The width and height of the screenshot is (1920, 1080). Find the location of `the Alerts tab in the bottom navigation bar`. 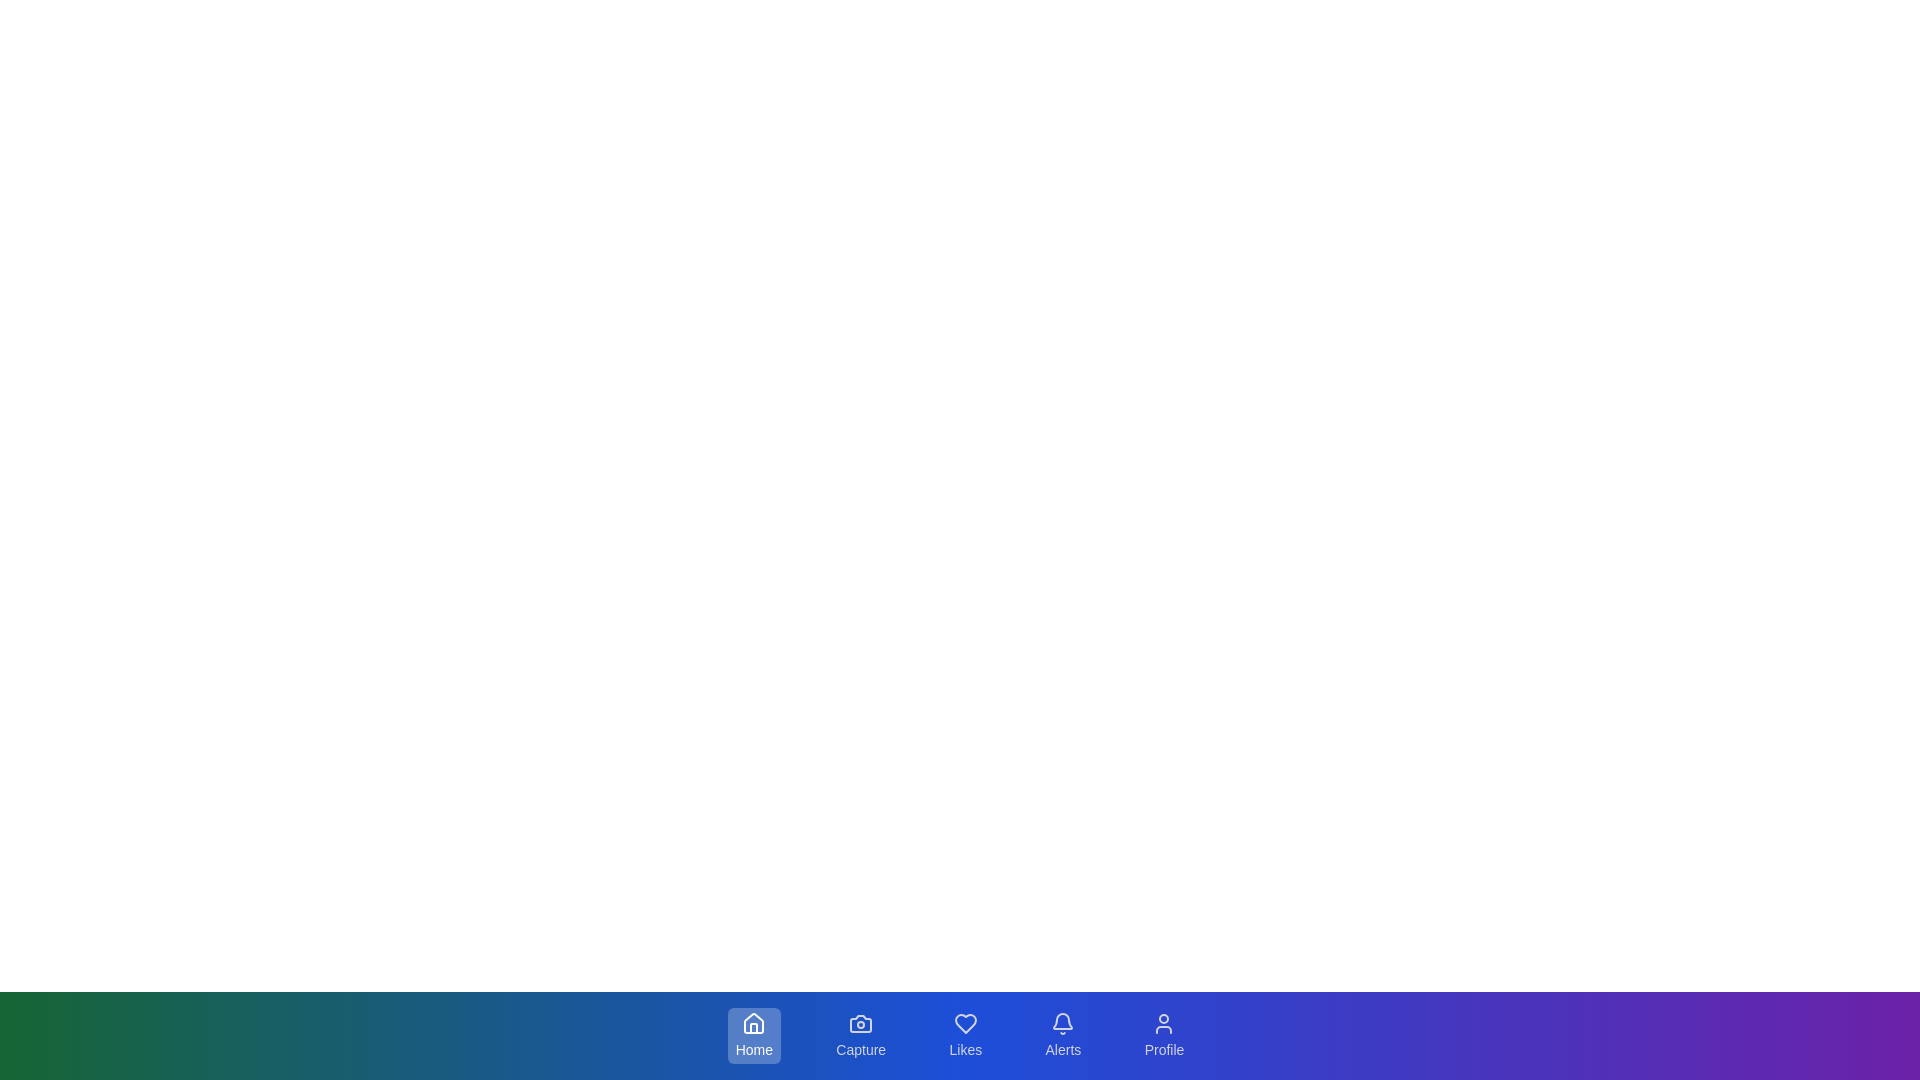

the Alerts tab in the bottom navigation bar is located at coordinates (1061, 1035).